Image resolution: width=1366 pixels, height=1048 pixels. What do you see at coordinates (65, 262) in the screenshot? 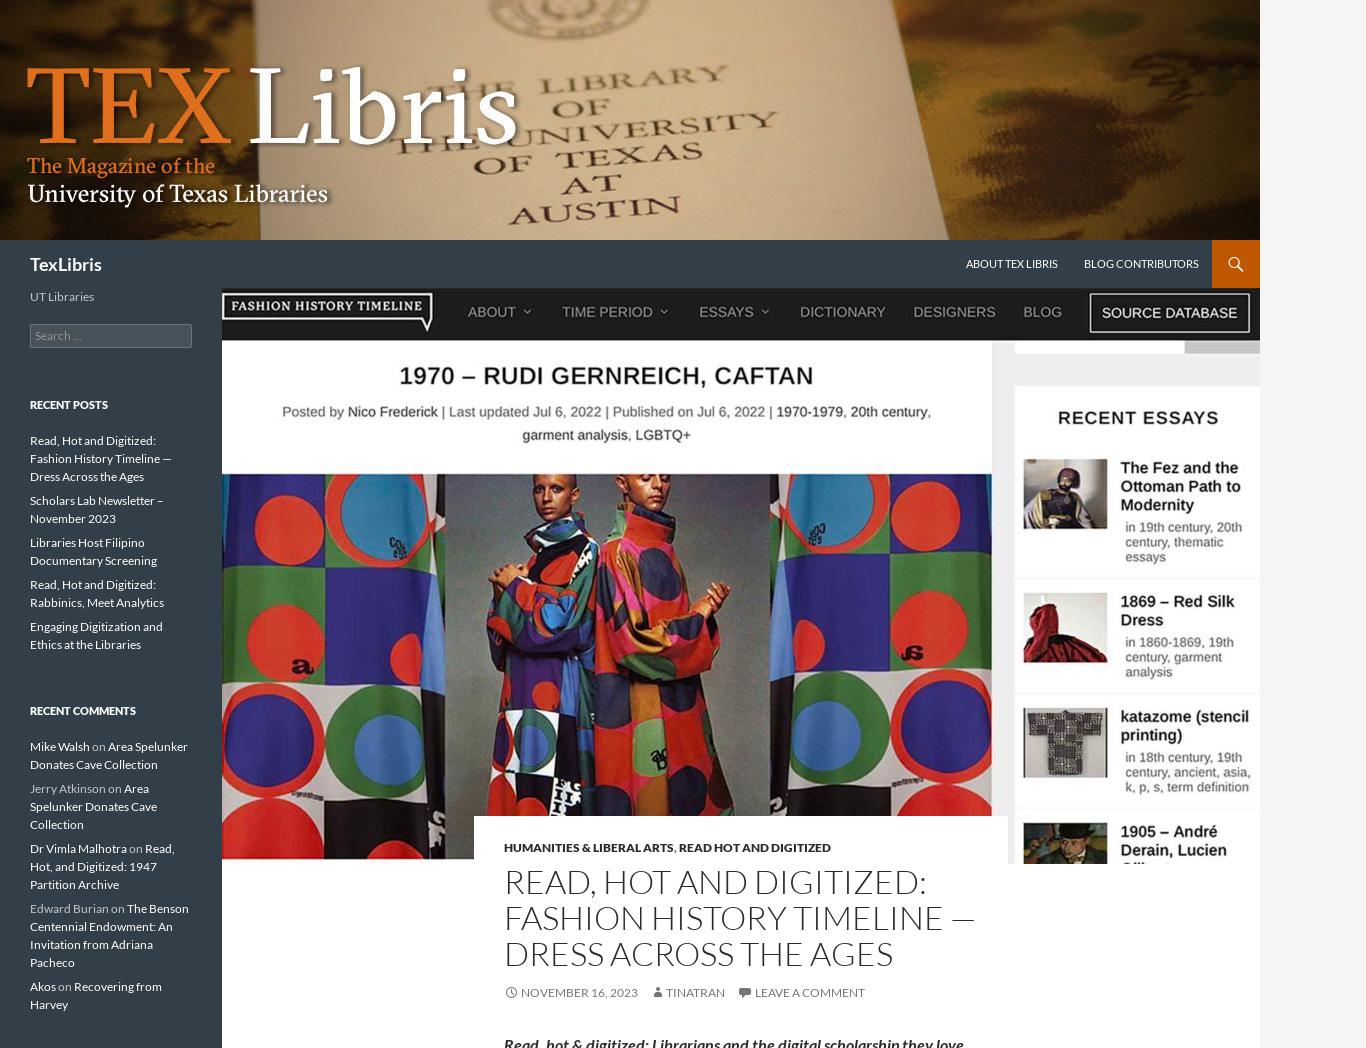
I see `'TexLibris'` at bounding box center [65, 262].